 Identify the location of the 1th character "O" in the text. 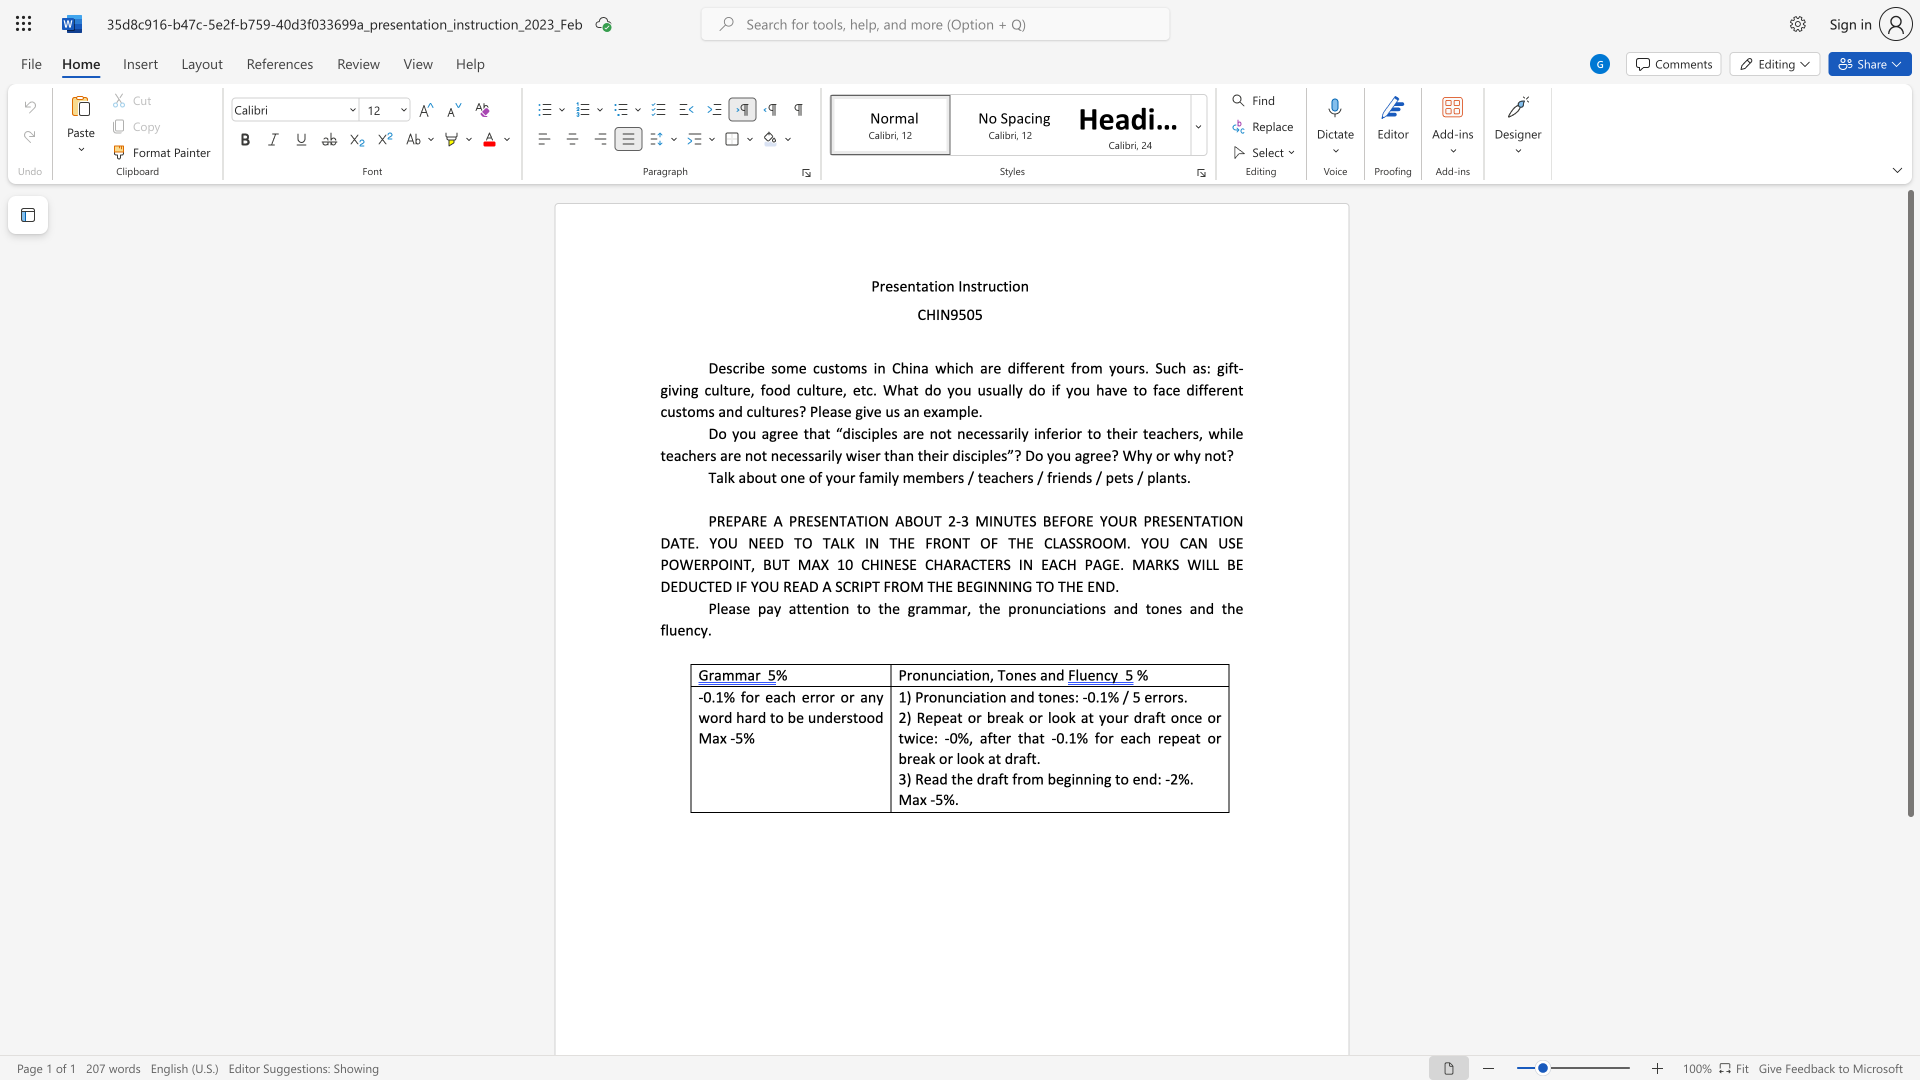
(873, 520).